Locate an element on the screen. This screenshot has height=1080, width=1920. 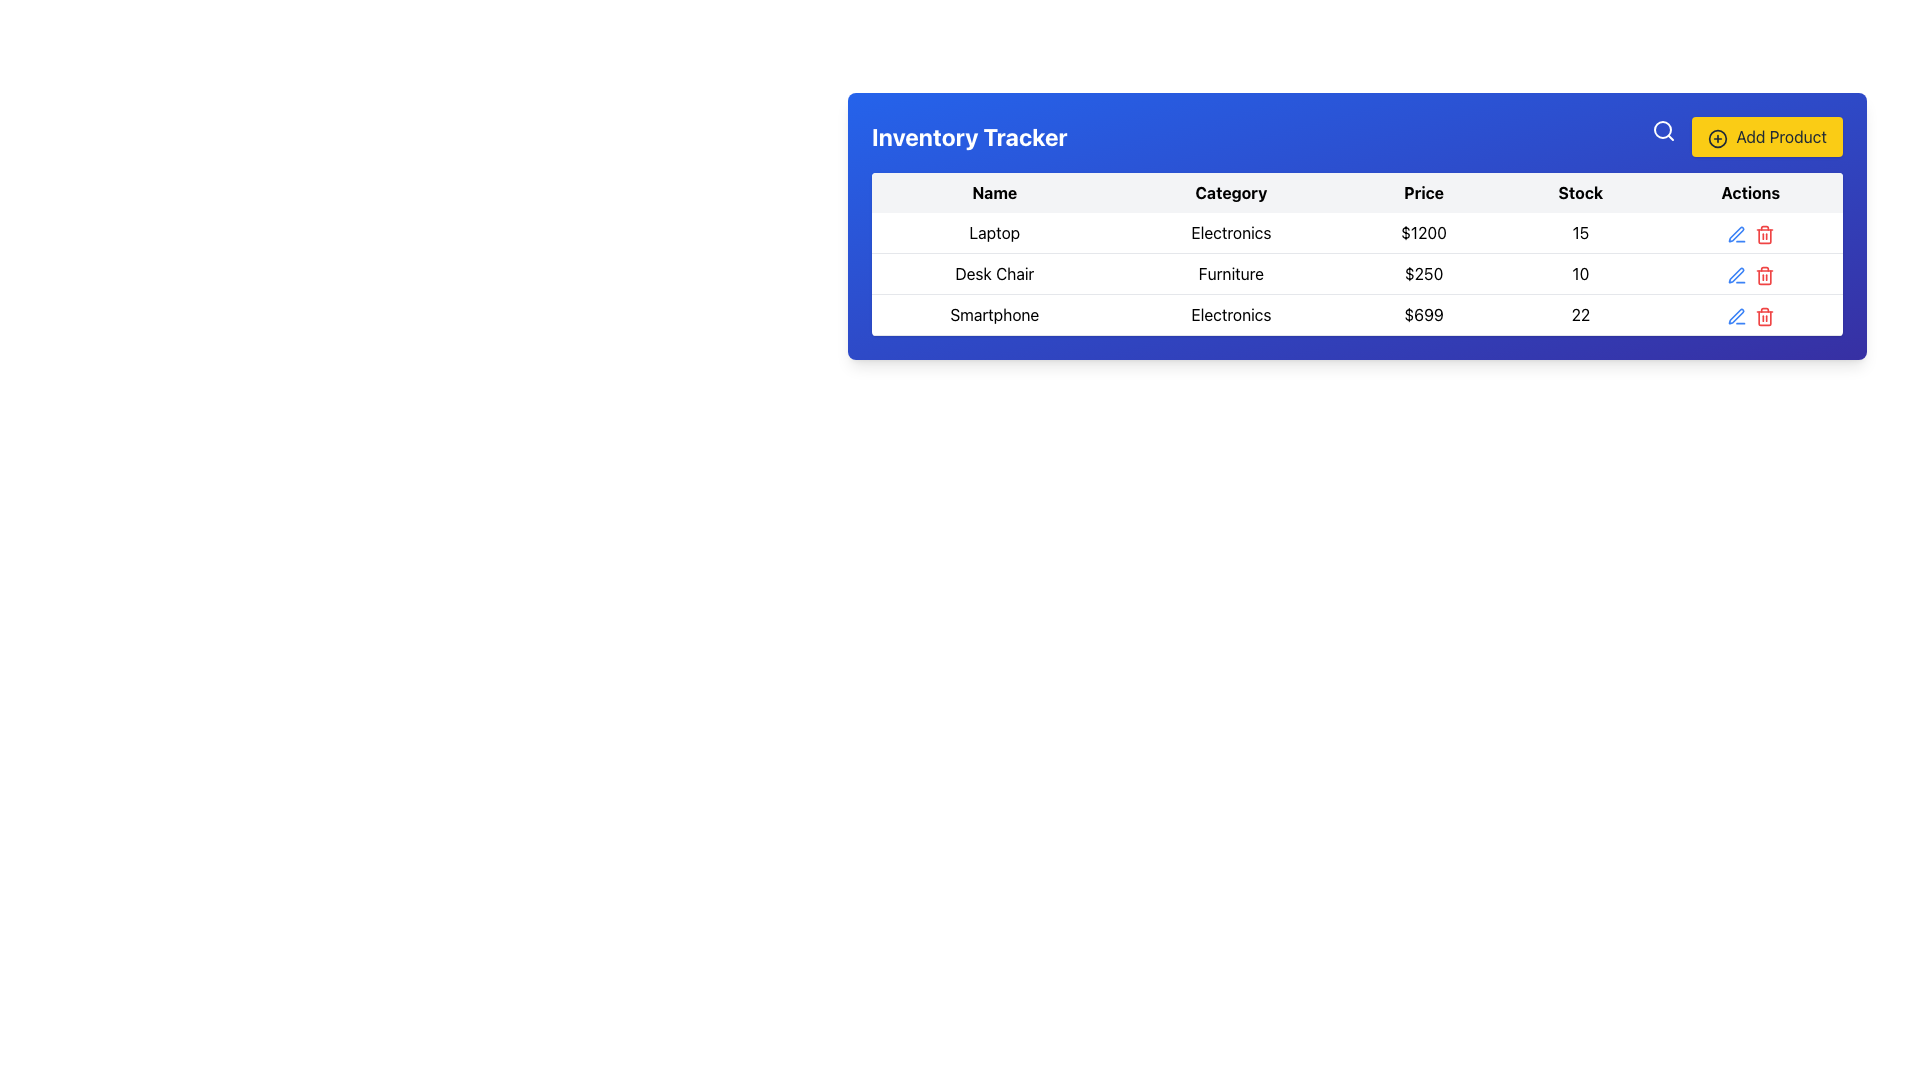
the edit icon (pen icon) in the 'Actions' column of the second row to modify the 'Desk Chair' entry is located at coordinates (1735, 233).